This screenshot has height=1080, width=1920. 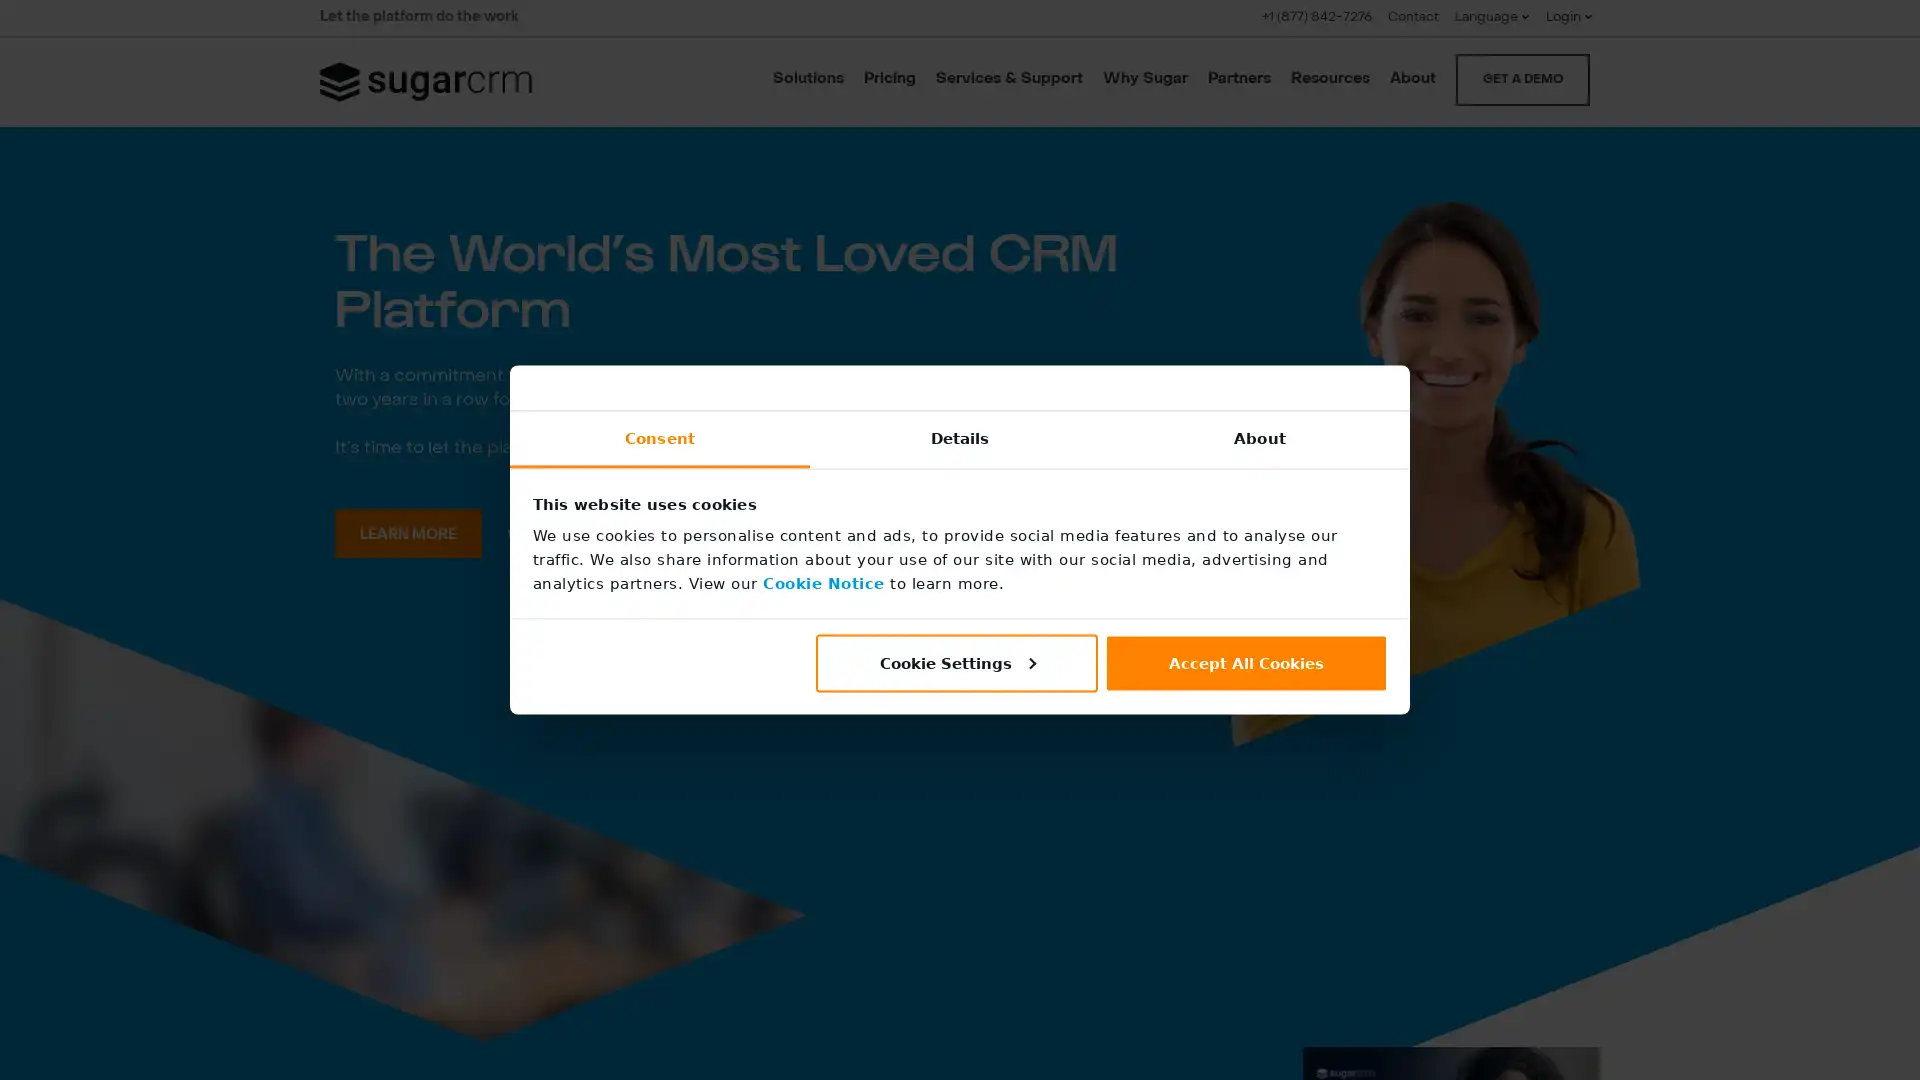 I want to click on CLOSE SEARCH, so click(x=1896, y=95).